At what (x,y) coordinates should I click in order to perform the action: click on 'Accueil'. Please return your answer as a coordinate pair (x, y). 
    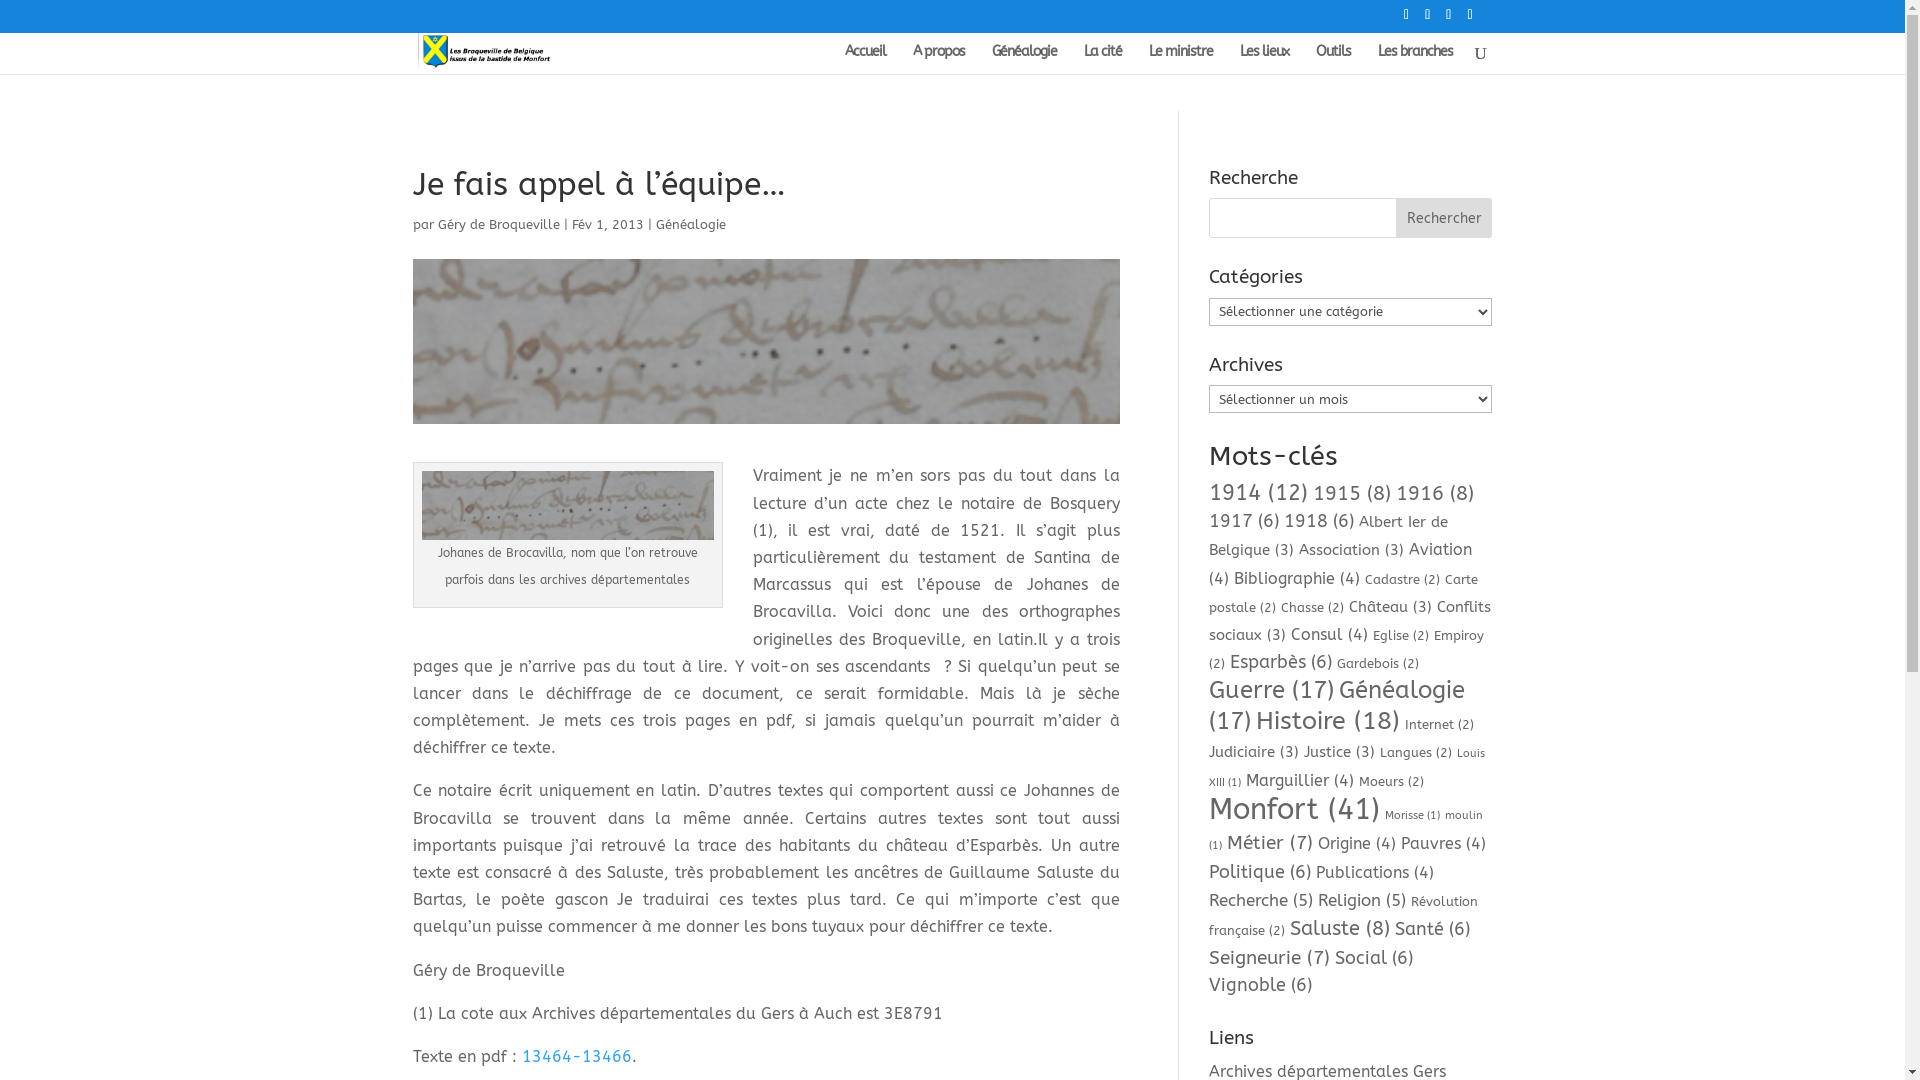
    Looking at the image, I should click on (864, 58).